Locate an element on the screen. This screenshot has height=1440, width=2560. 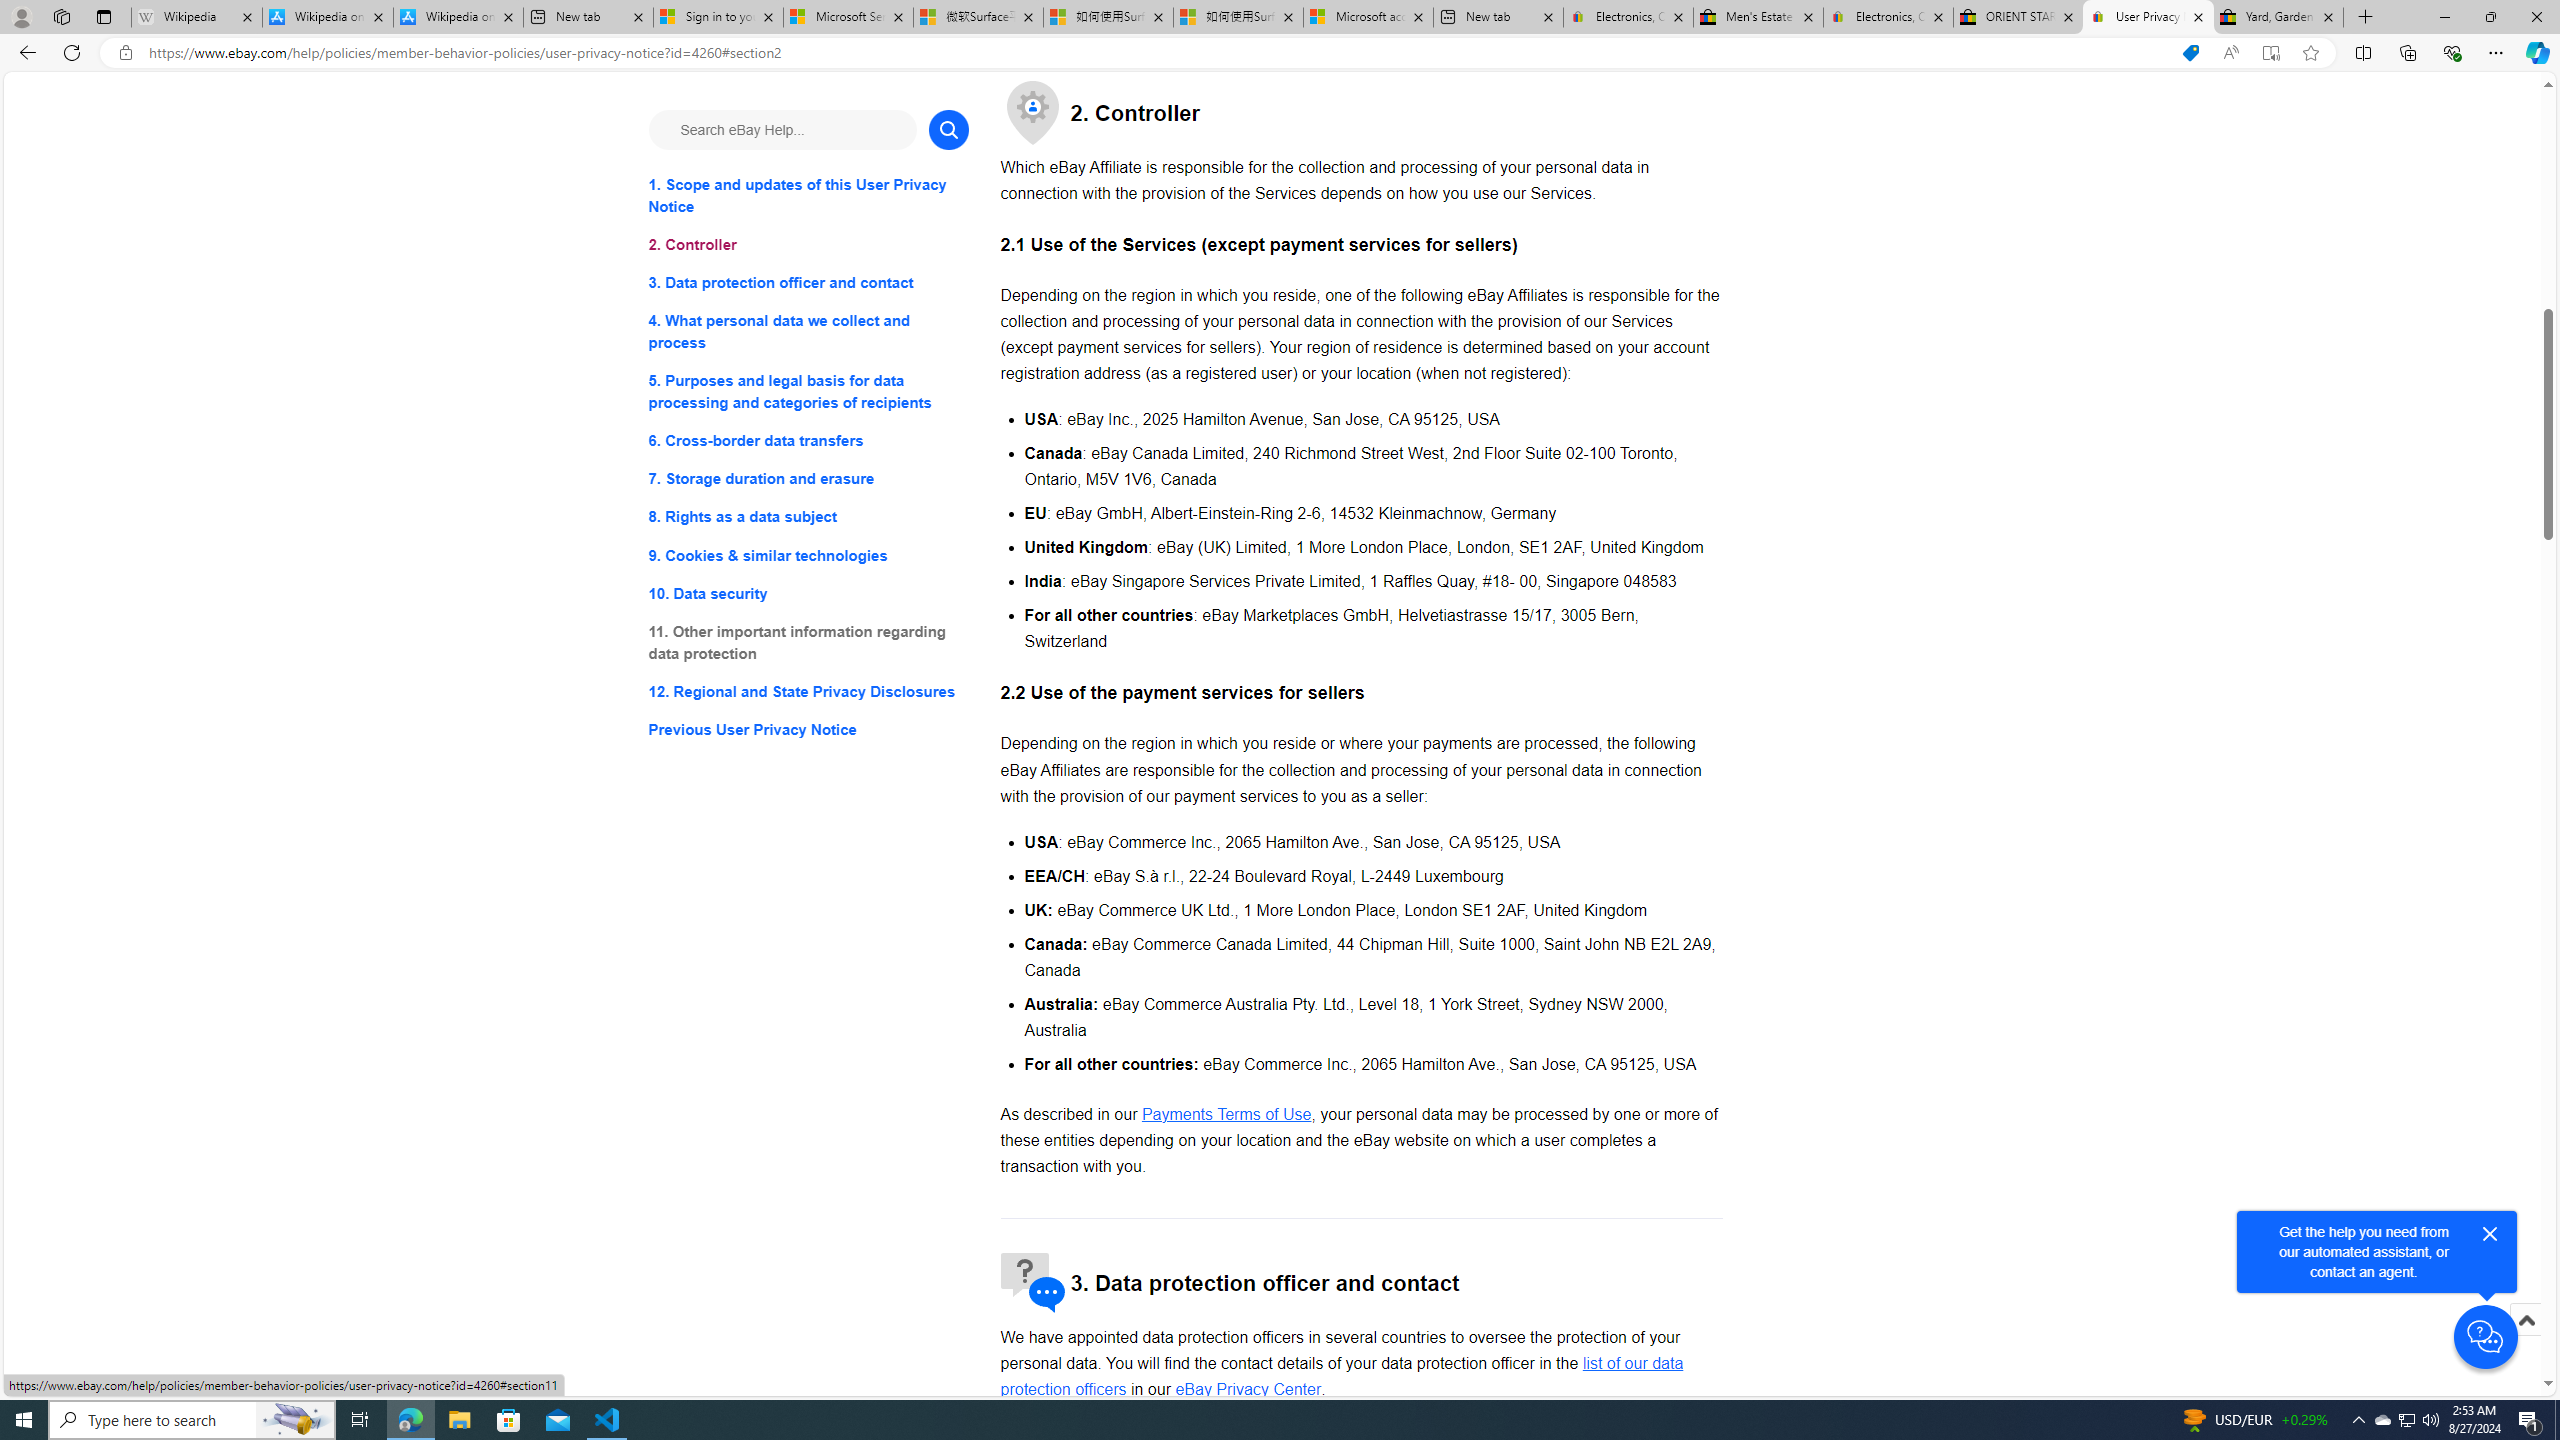
'Scroll to top' is located at coordinates (2524, 1318).